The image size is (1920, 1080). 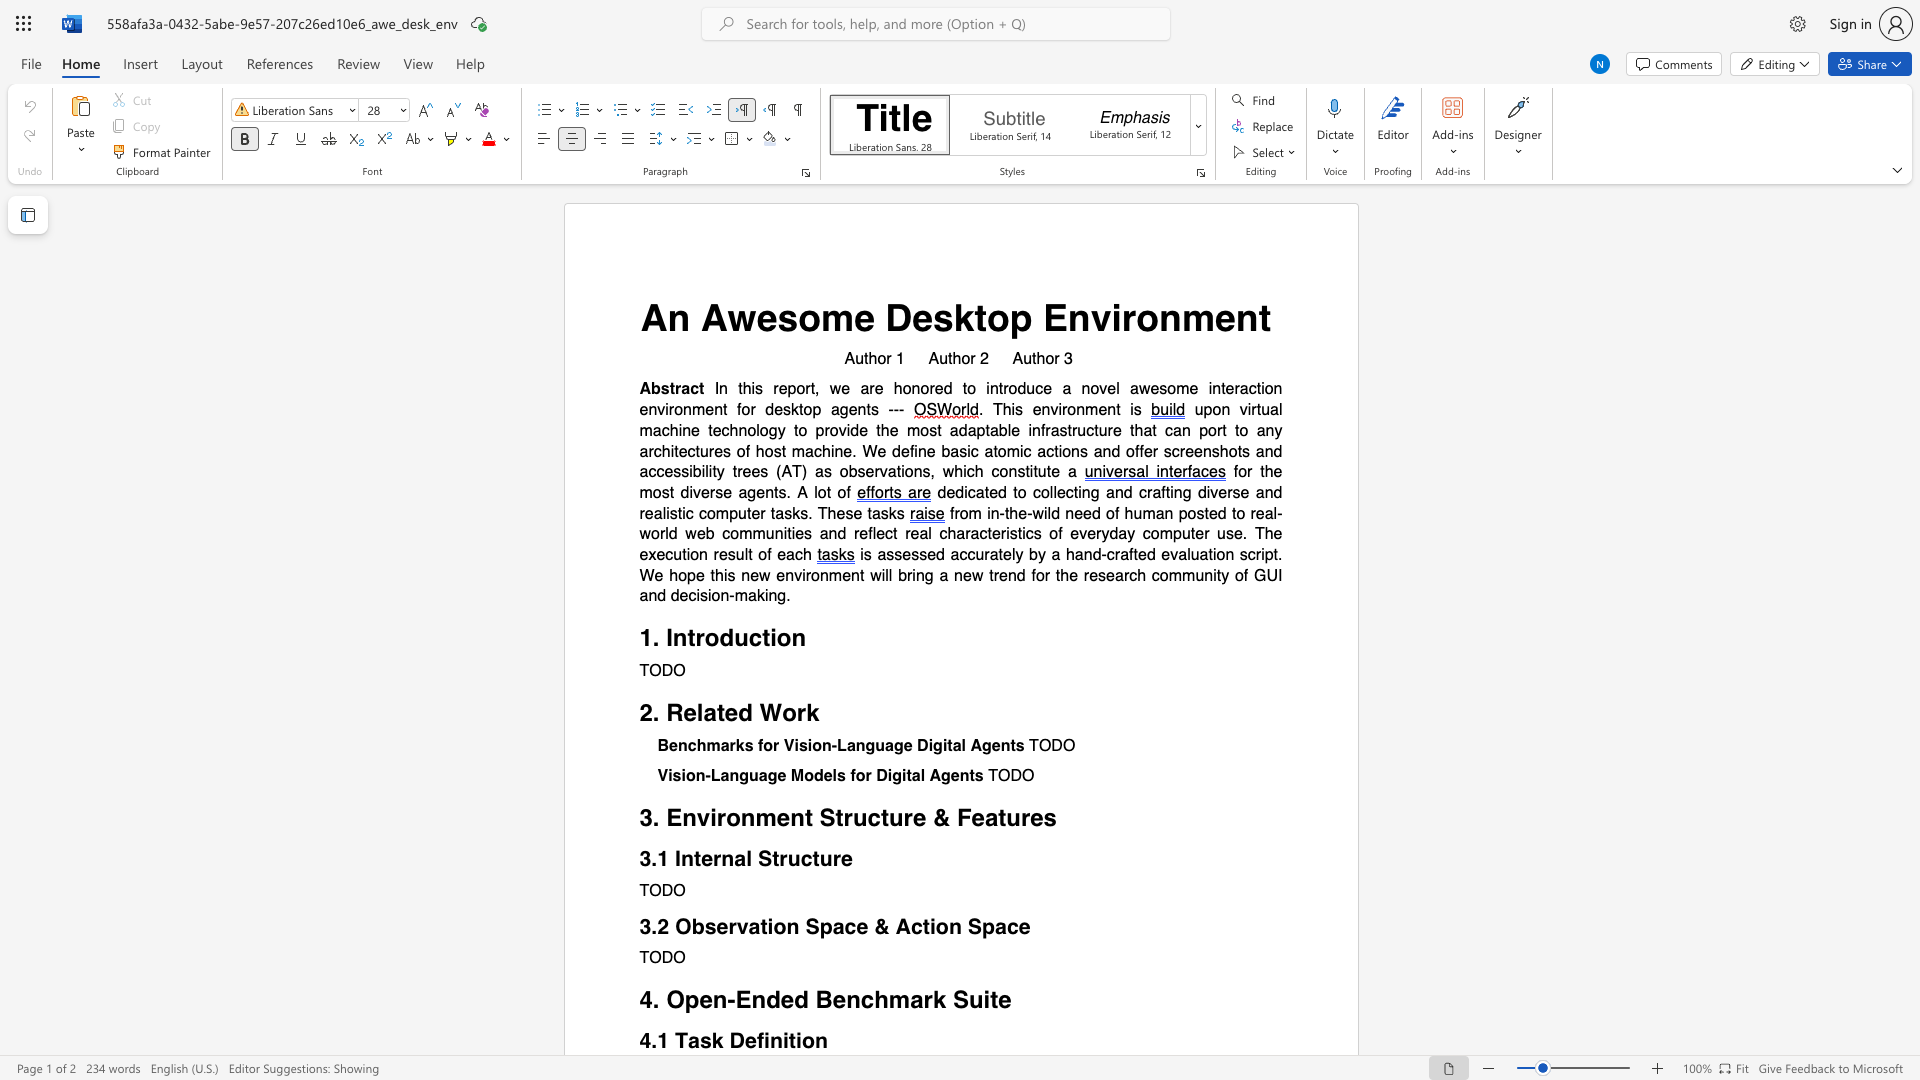 I want to click on the subset text "ktop Enviro" within the text "An Awesome Desktop Environment", so click(x=952, y=316).